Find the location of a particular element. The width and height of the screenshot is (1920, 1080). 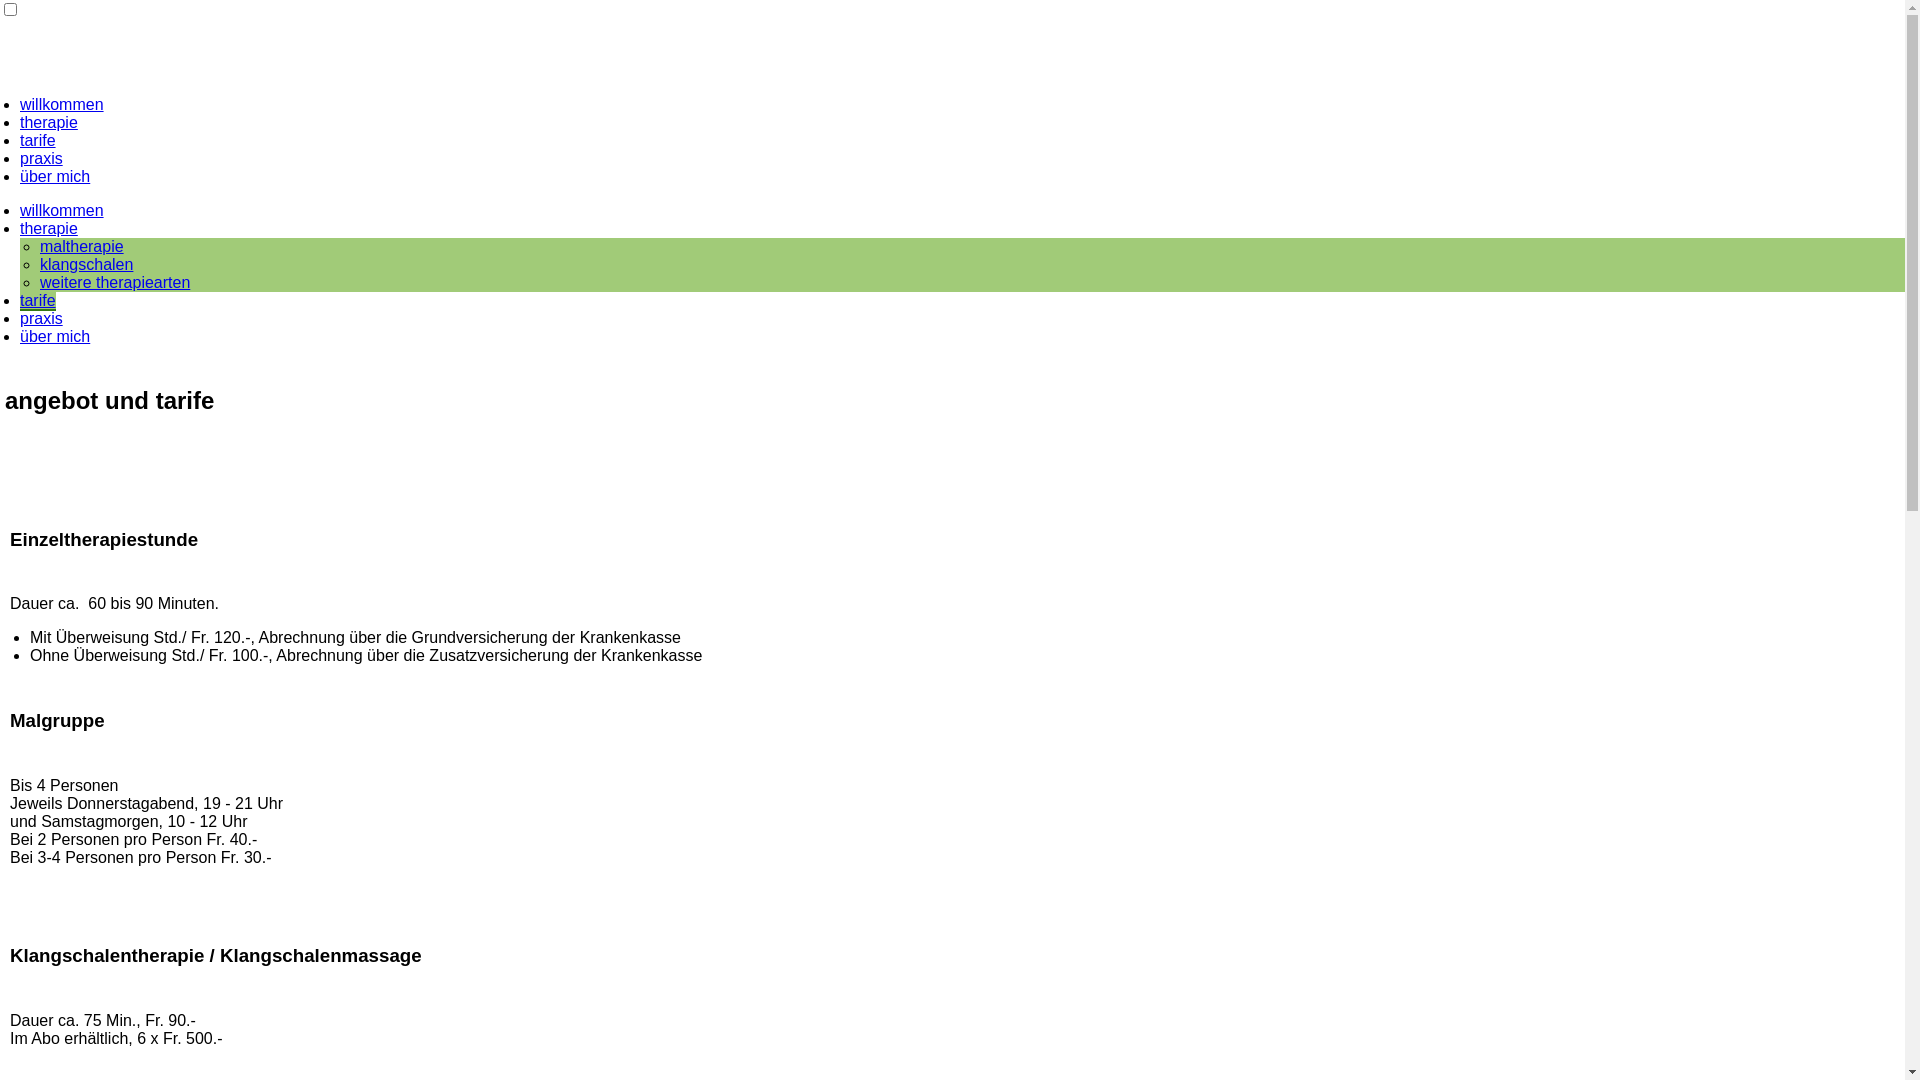

'weitere therapiearten' is located at coordinates (39, 282).